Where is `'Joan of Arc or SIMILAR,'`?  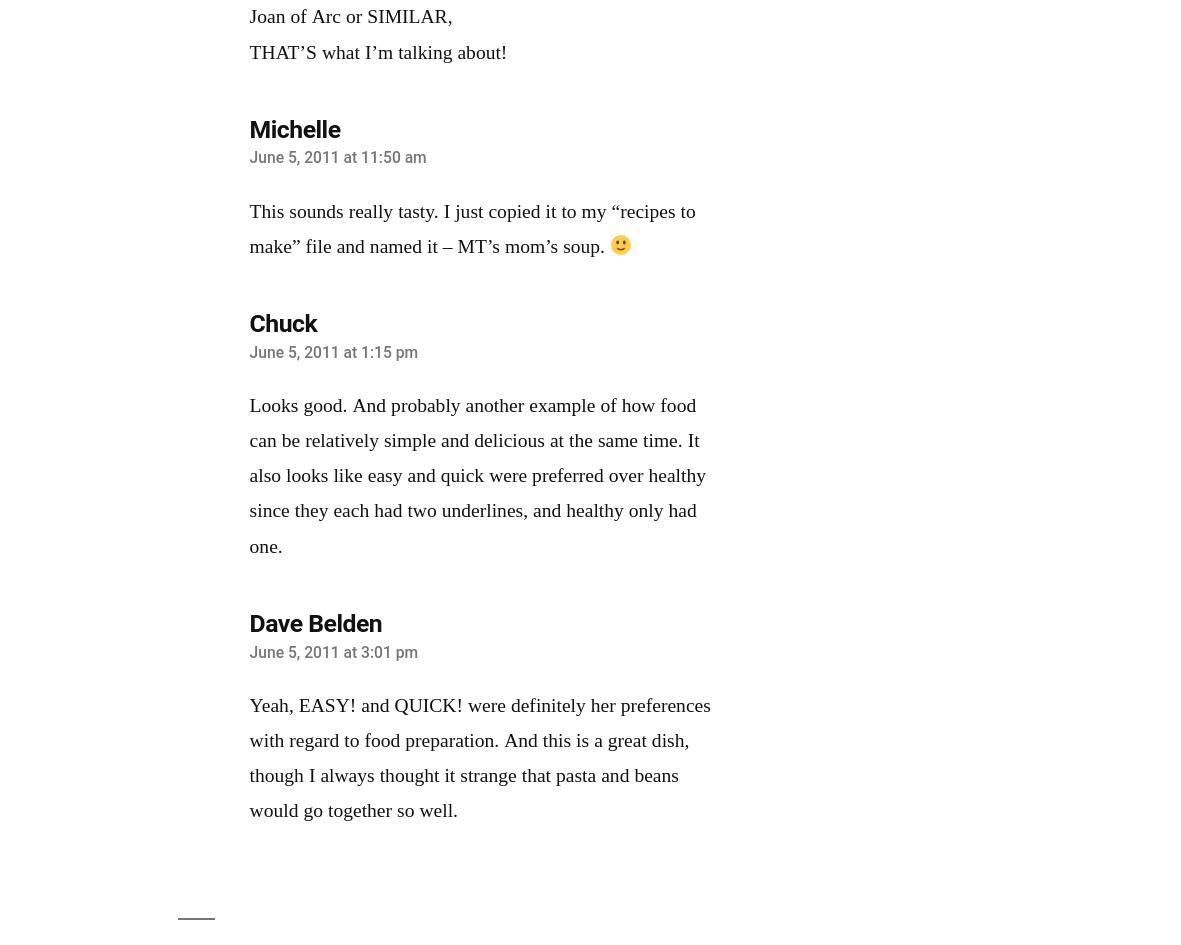 'Joan of Arc or SIMILAR,' is located at coordinates (349, 17).